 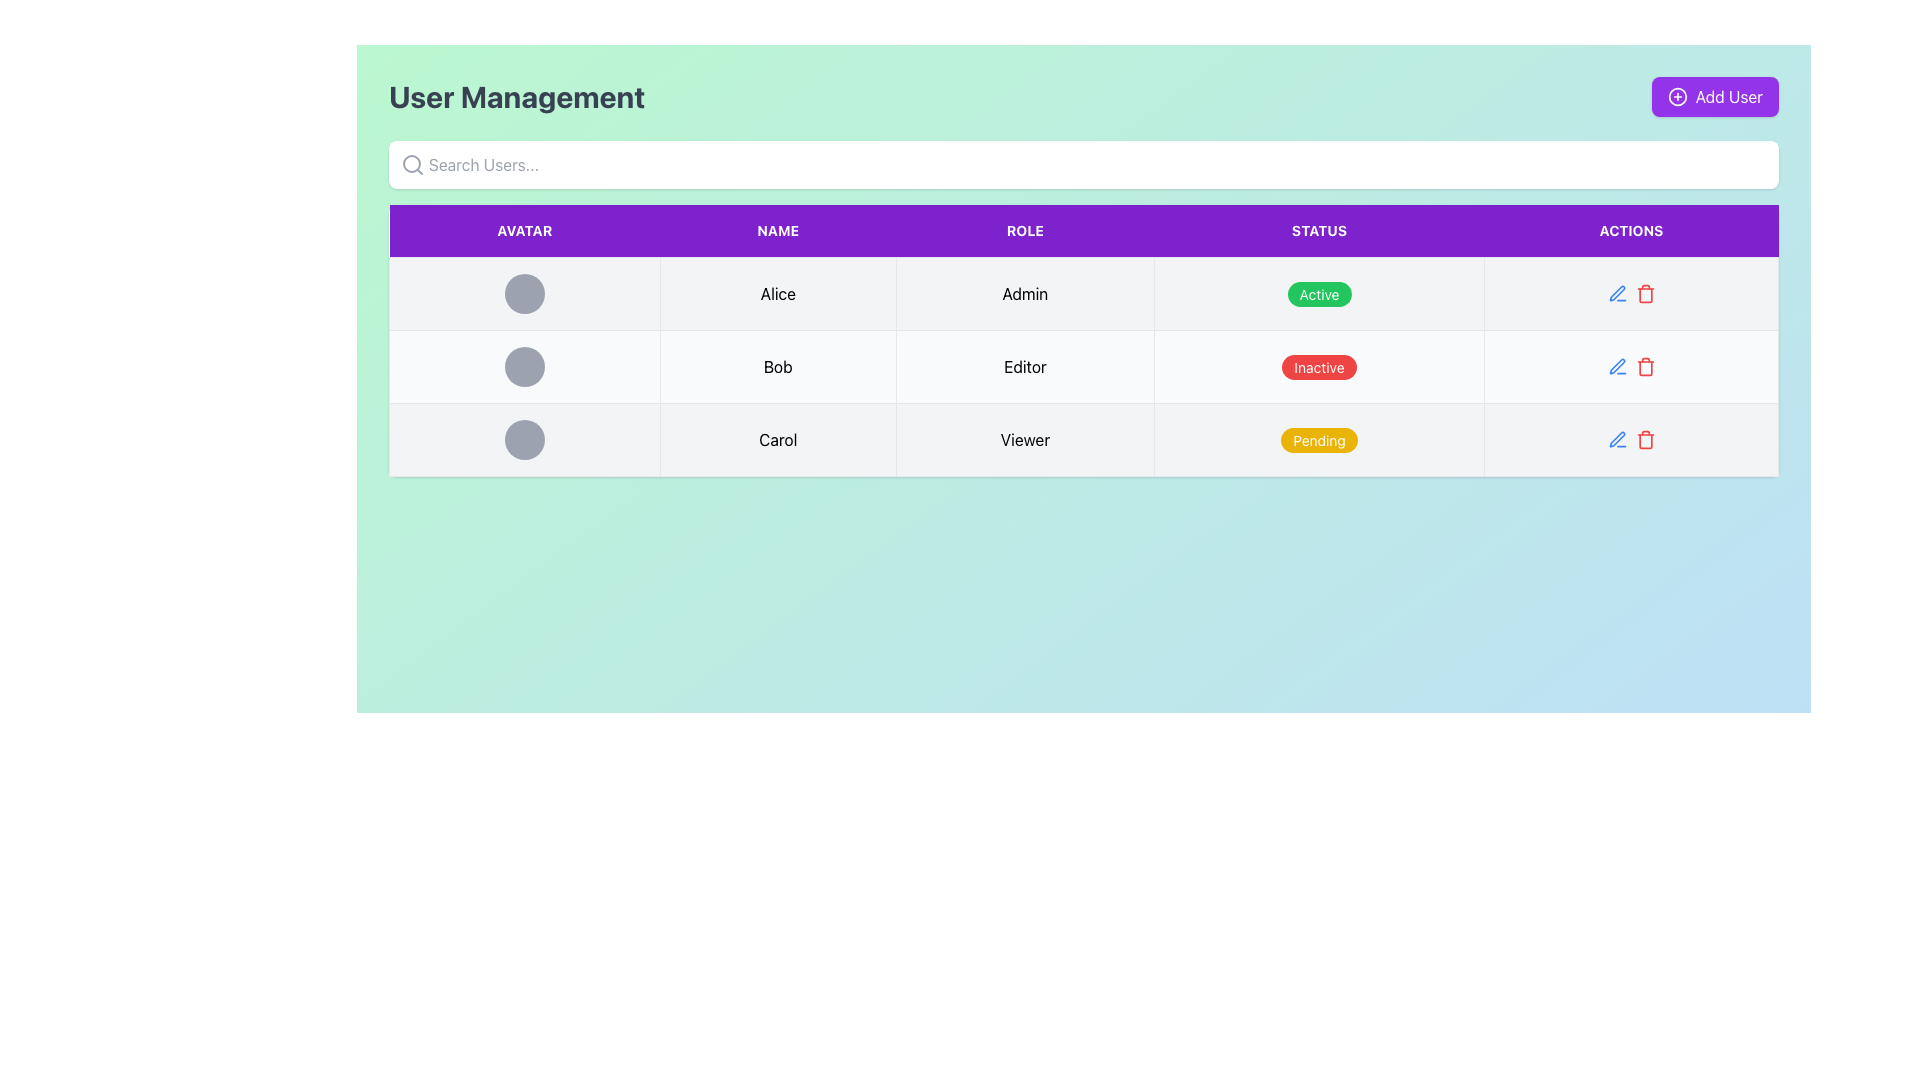 I want to click on the trash icon element located in the Actions column of the second row under the 'Inactive' status entry, adjacent to the edit icon, so click(x=1645, y=368).